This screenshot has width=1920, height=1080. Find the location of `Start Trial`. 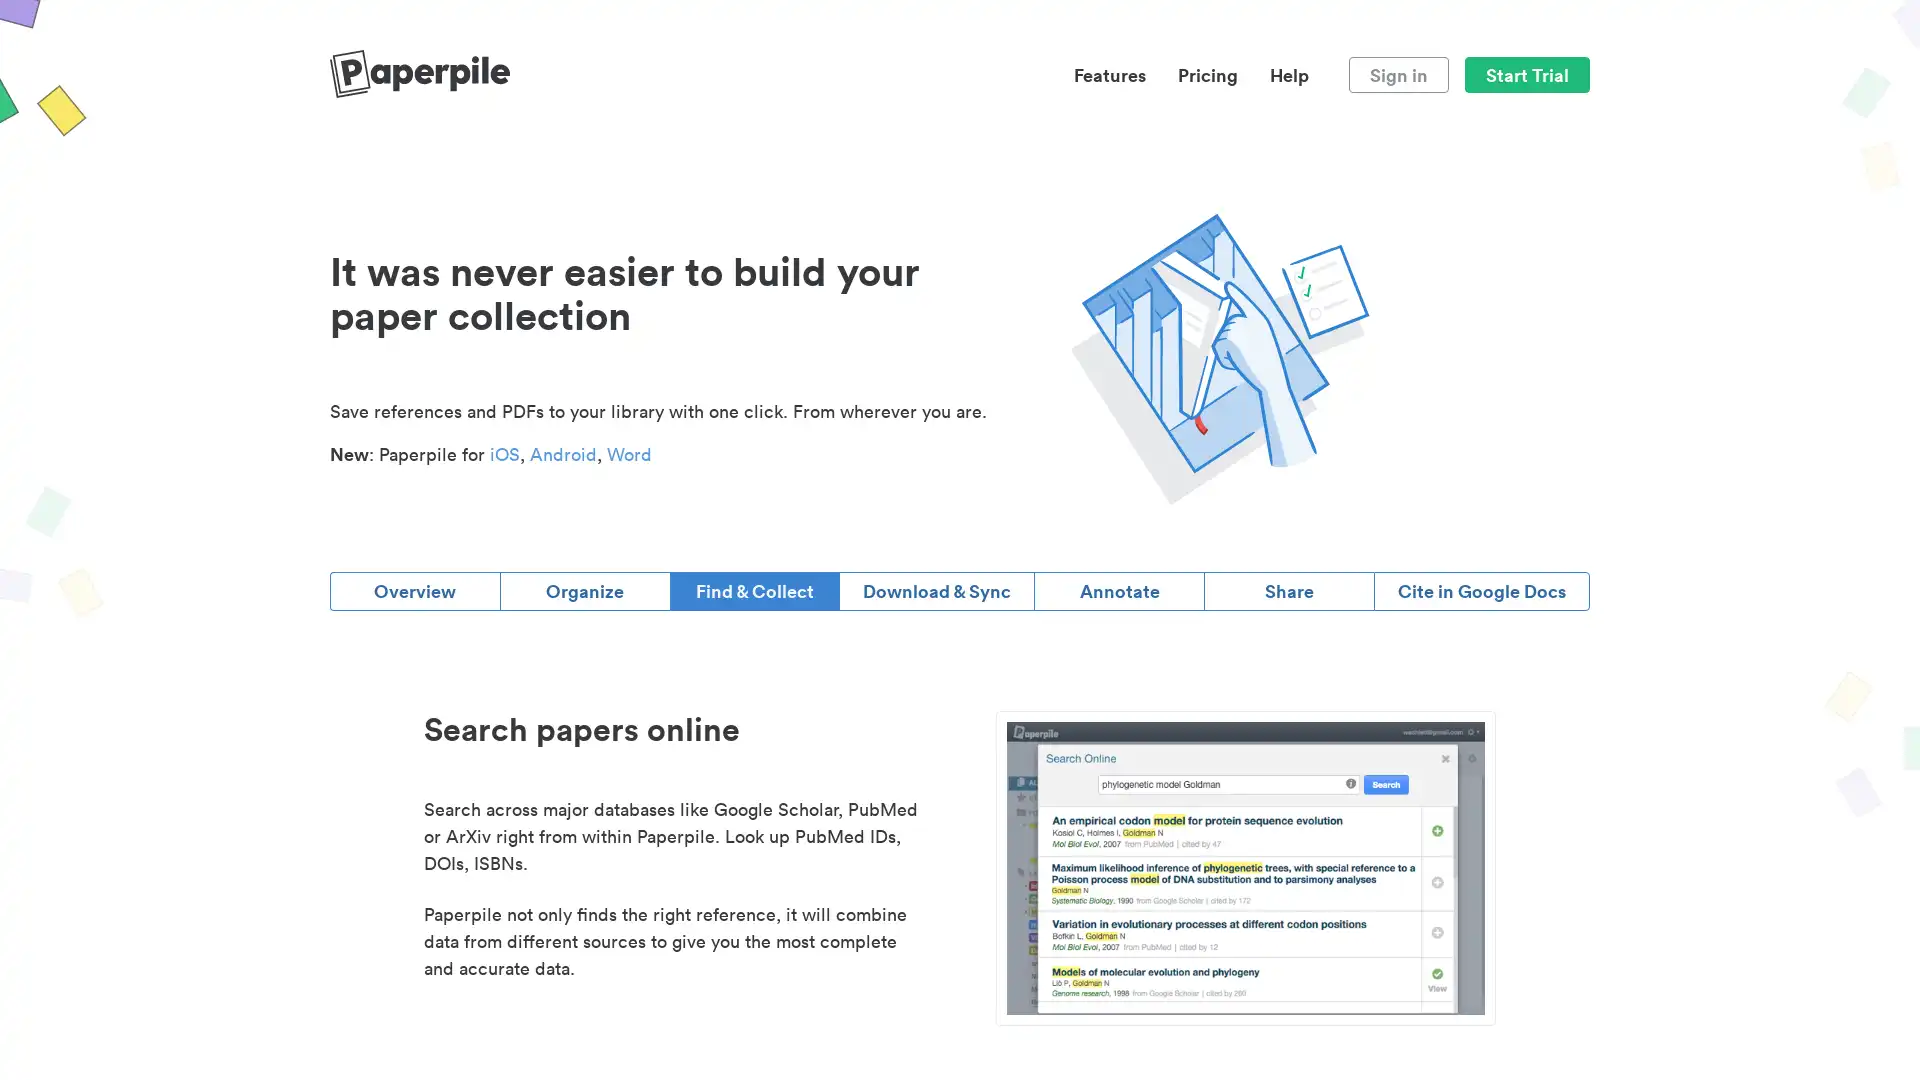

Start Trial is located at coordinates (1526, 73).